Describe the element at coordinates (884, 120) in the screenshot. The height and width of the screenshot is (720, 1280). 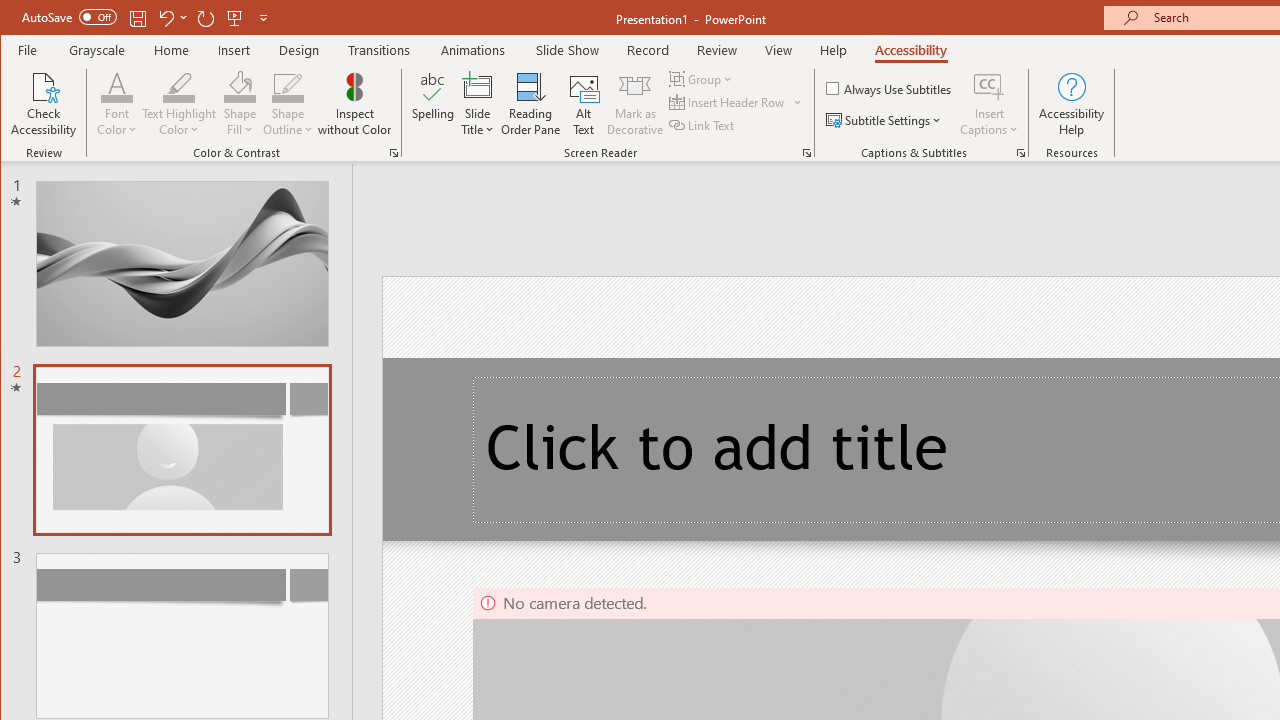
I see `'Subtitle Settings'` at that location.